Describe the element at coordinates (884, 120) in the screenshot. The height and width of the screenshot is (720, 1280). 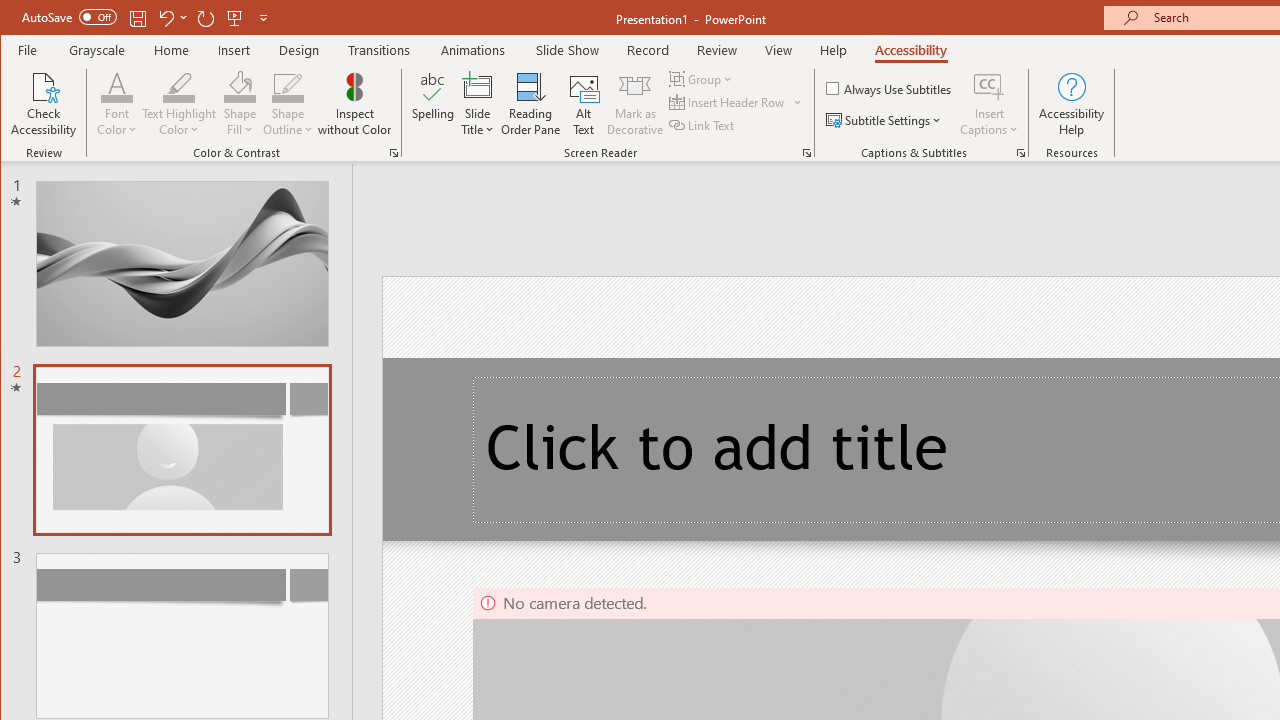
I see `'Subtitle Settings'` at that location.